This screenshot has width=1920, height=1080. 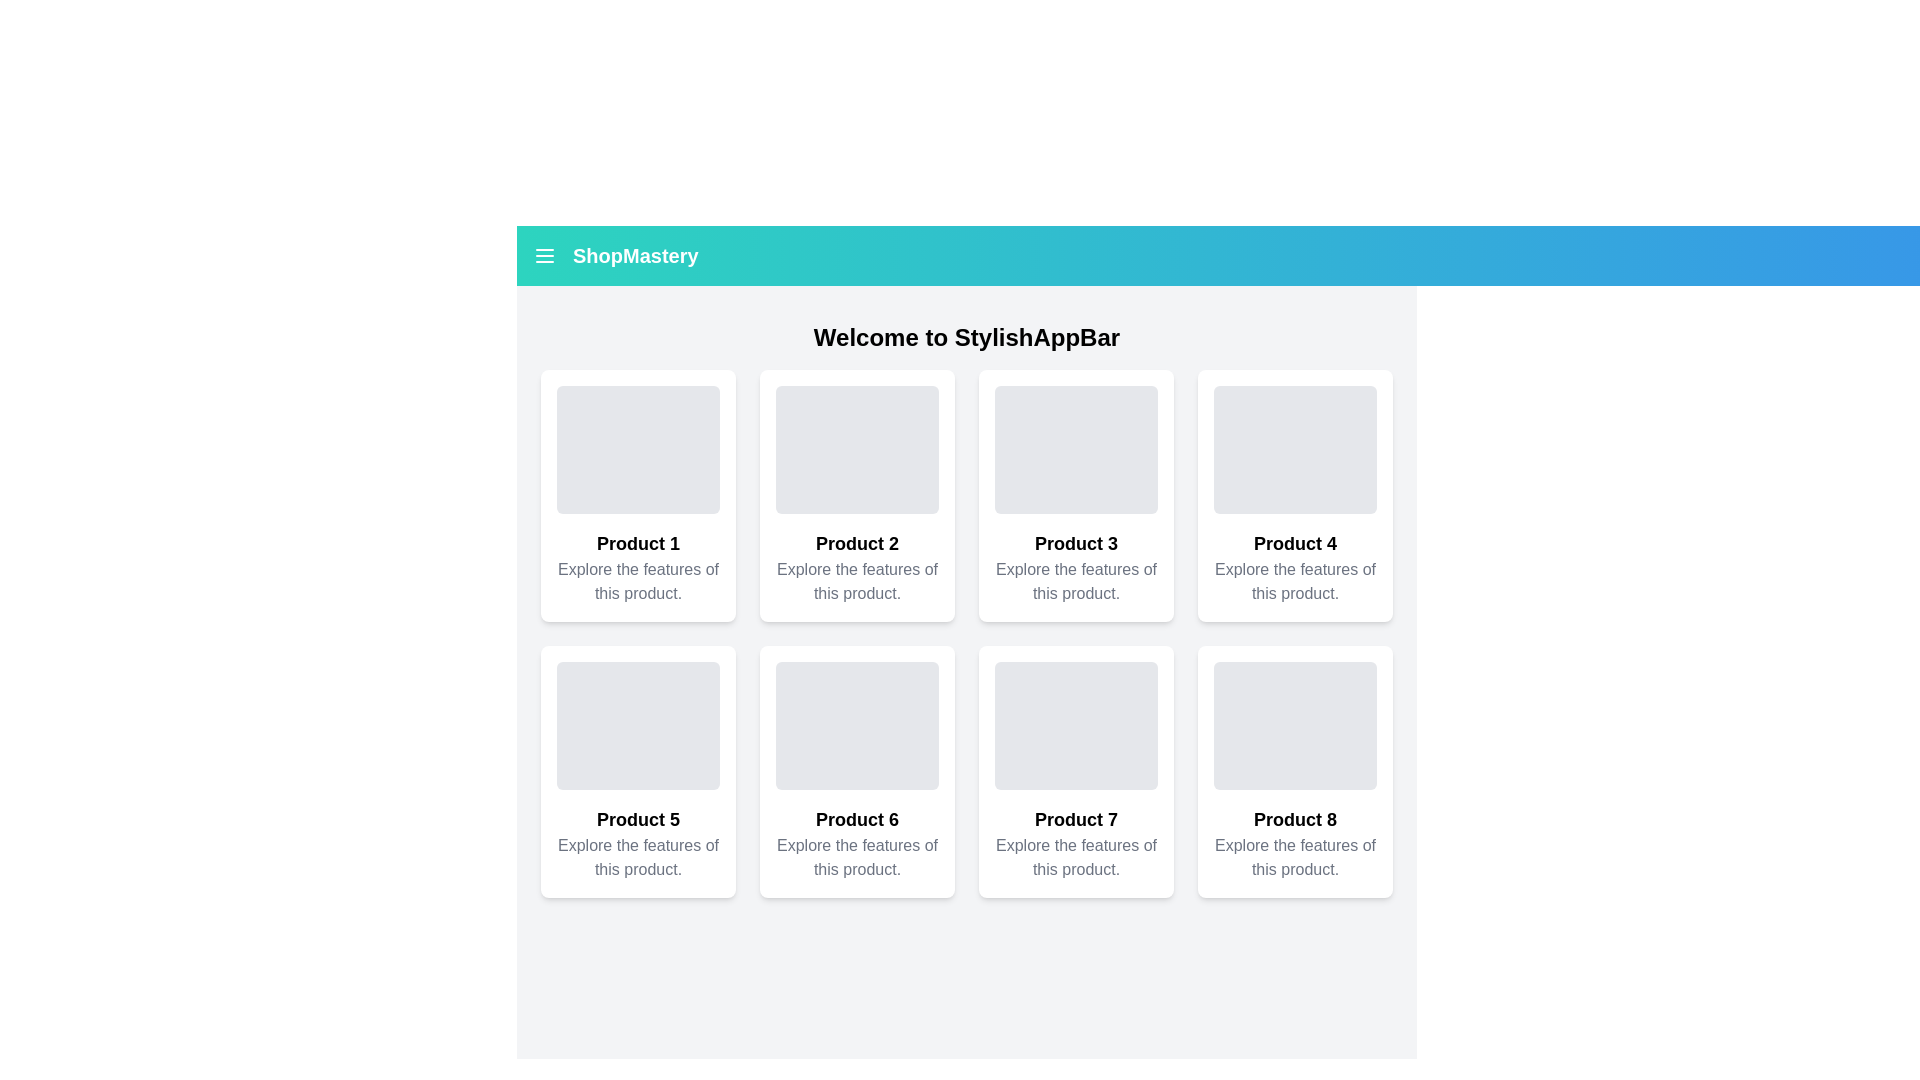 What do you see at coordinates (545, 254) in the screenshot?
I see `the hamburger icon button with a teal background, located in the top left corner of the interface` at bounding box center [545, 254].